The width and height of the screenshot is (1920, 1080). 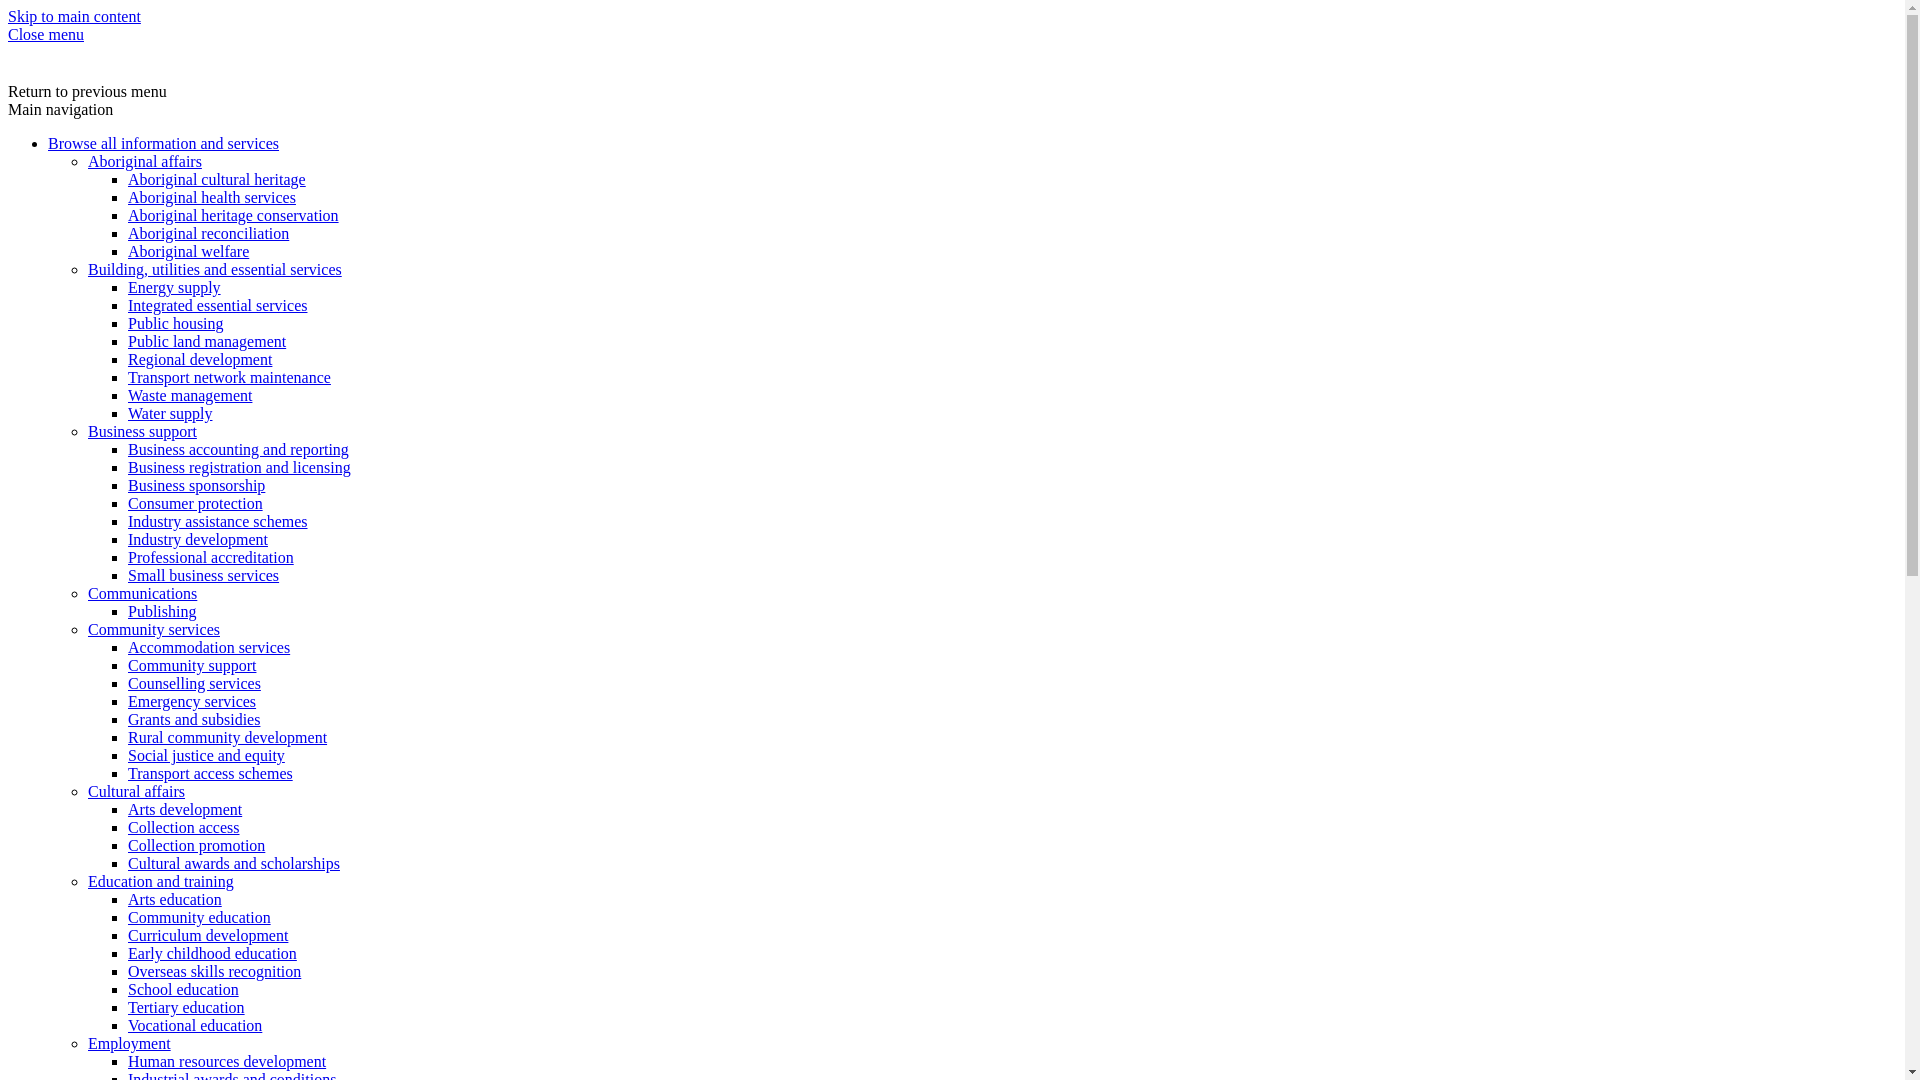 I want to click on 'Consumer protection', so click(x=127, y=502).